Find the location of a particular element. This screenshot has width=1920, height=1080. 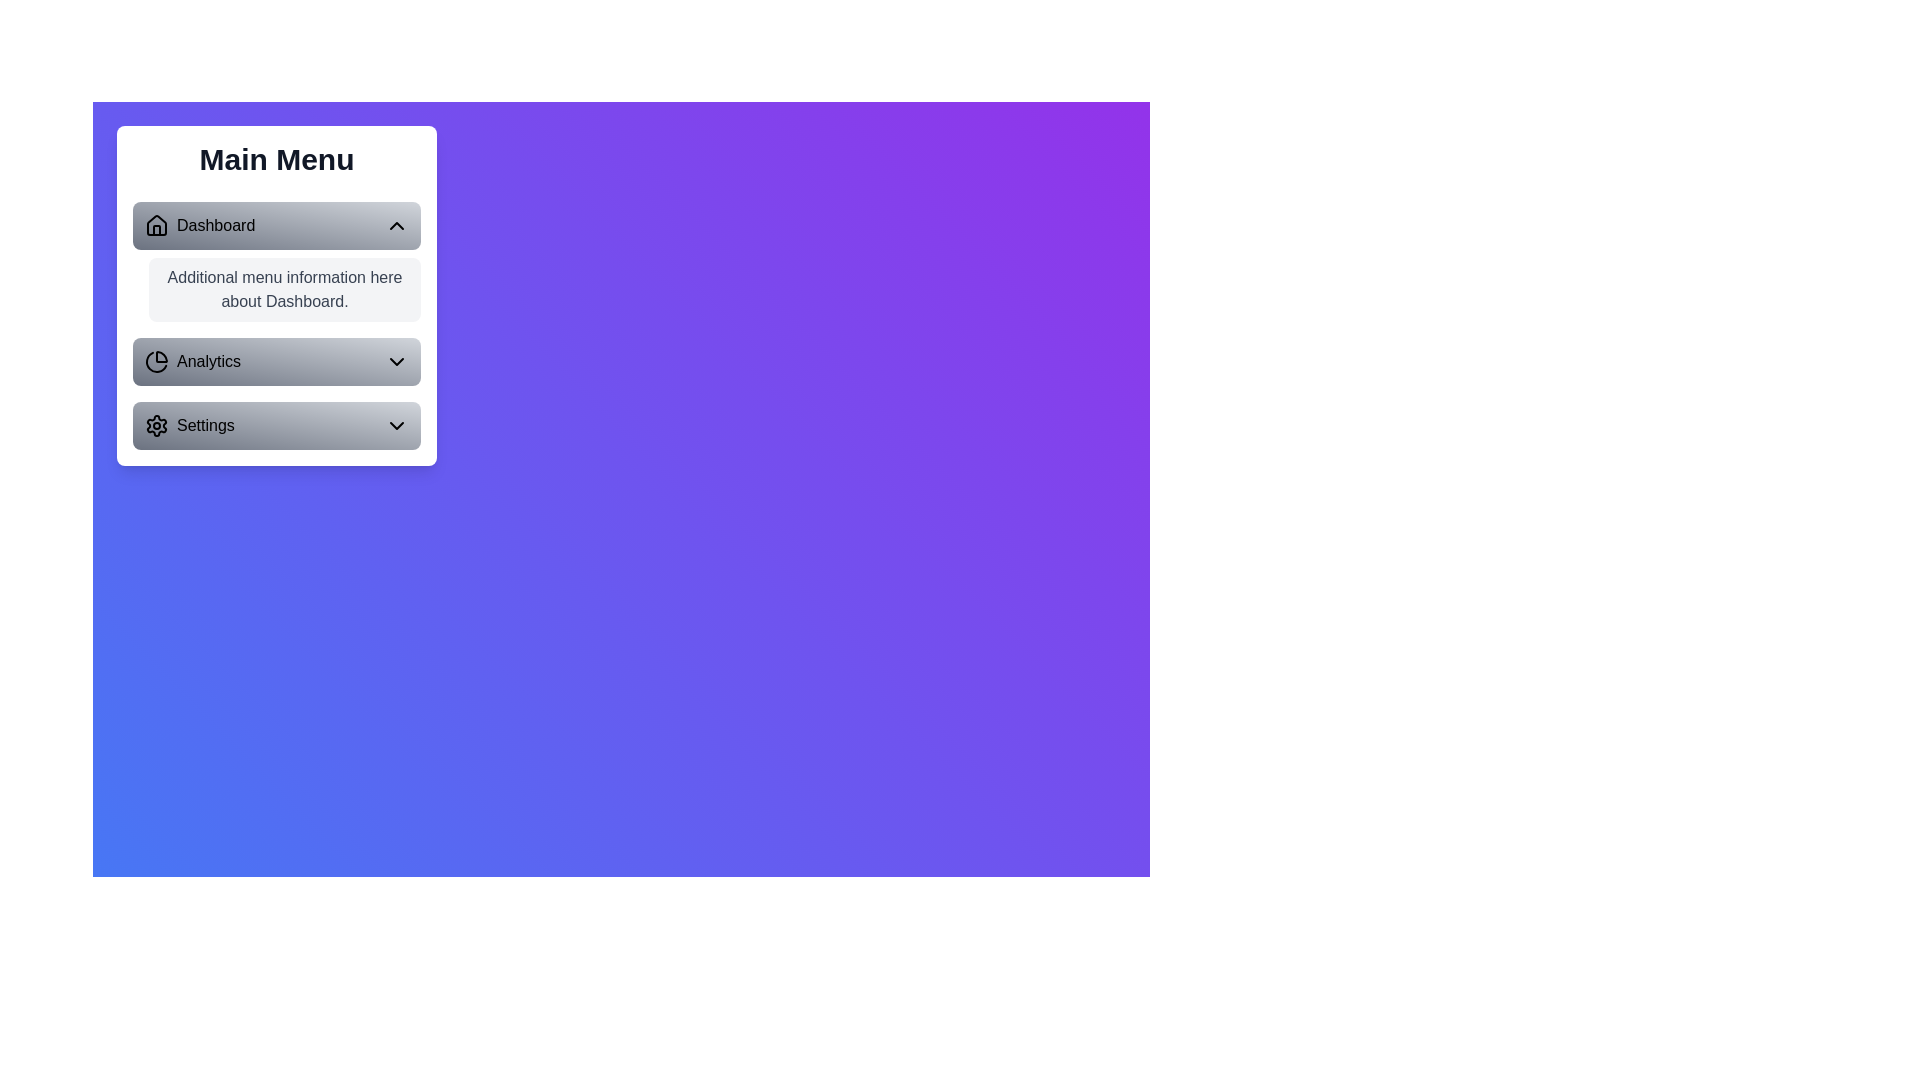

the settings icon located in the 'Settings' row of the vertical menu panel is located at coordinates (156, 424).